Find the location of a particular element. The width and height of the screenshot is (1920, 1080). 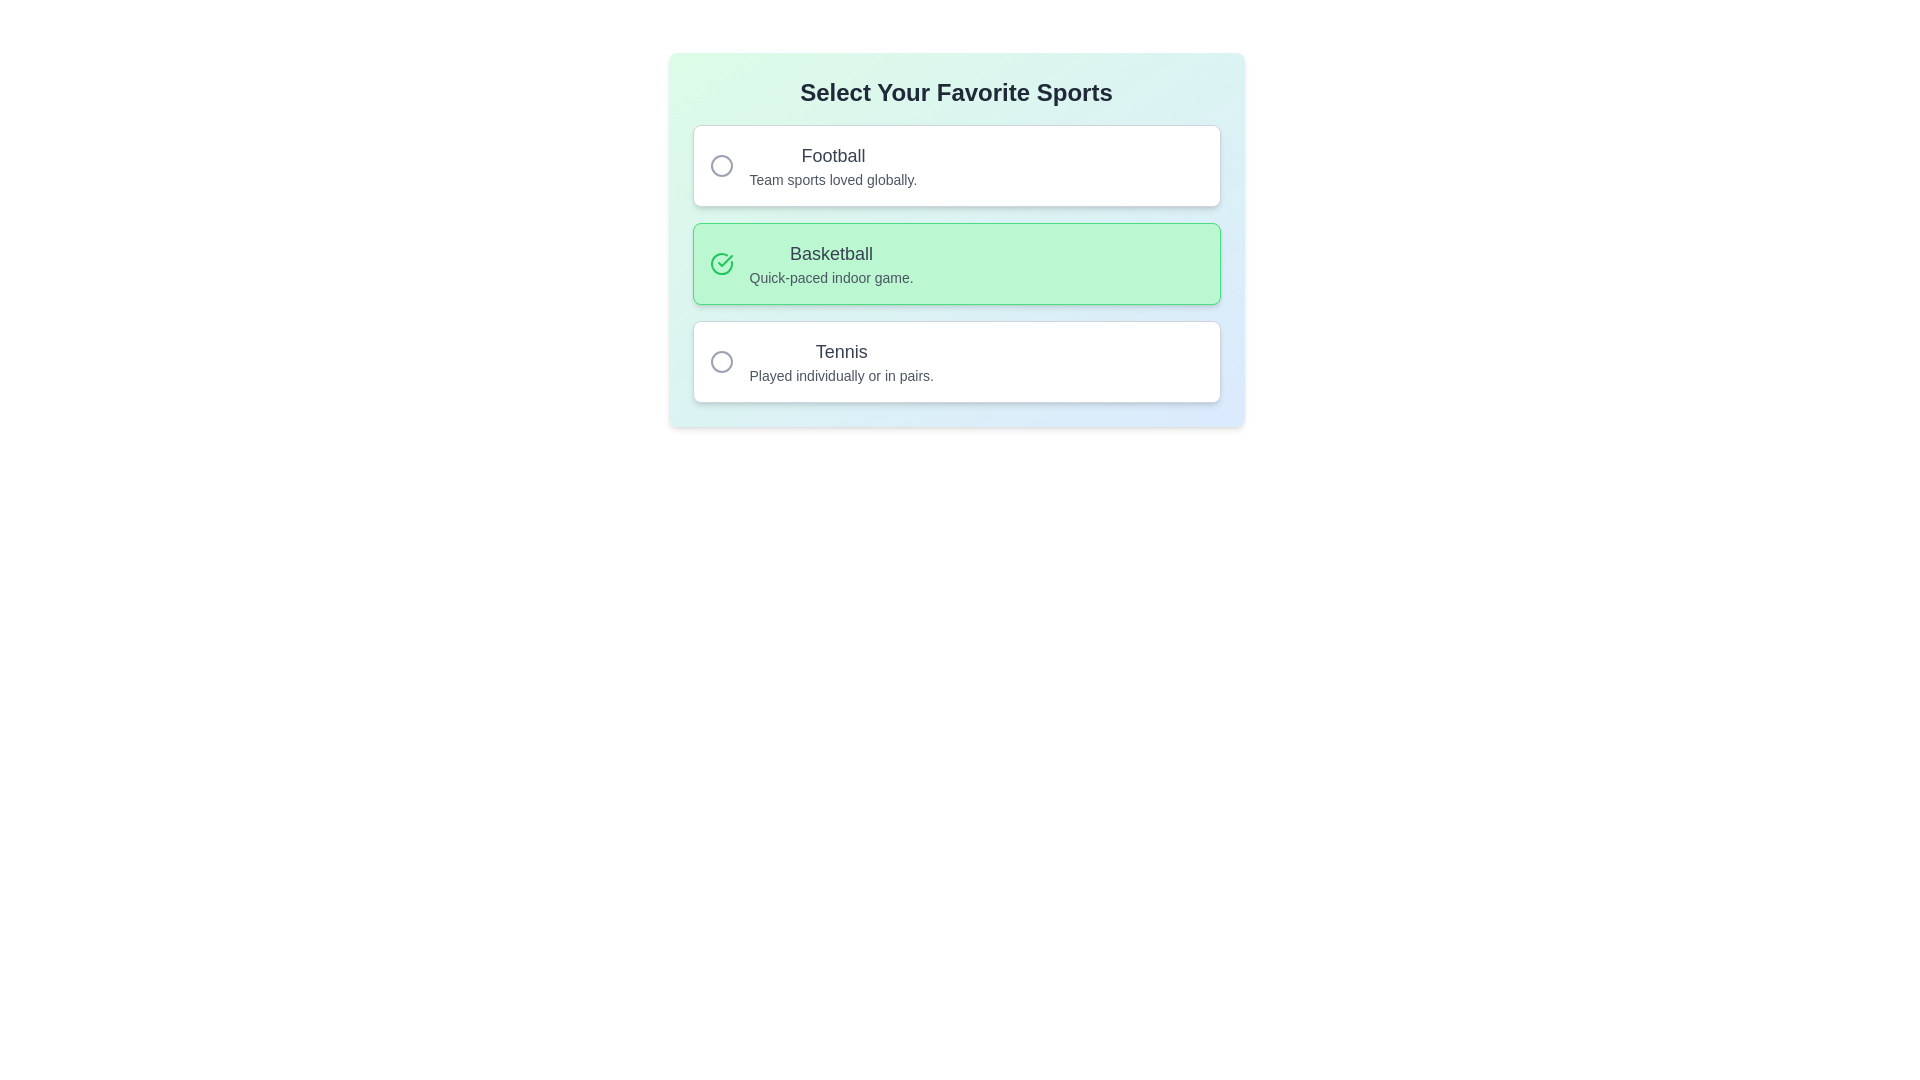

the checkmark symbol within the selected state SVG element, which is part of the second option in a vertical list is located at coordinates (723, 260).